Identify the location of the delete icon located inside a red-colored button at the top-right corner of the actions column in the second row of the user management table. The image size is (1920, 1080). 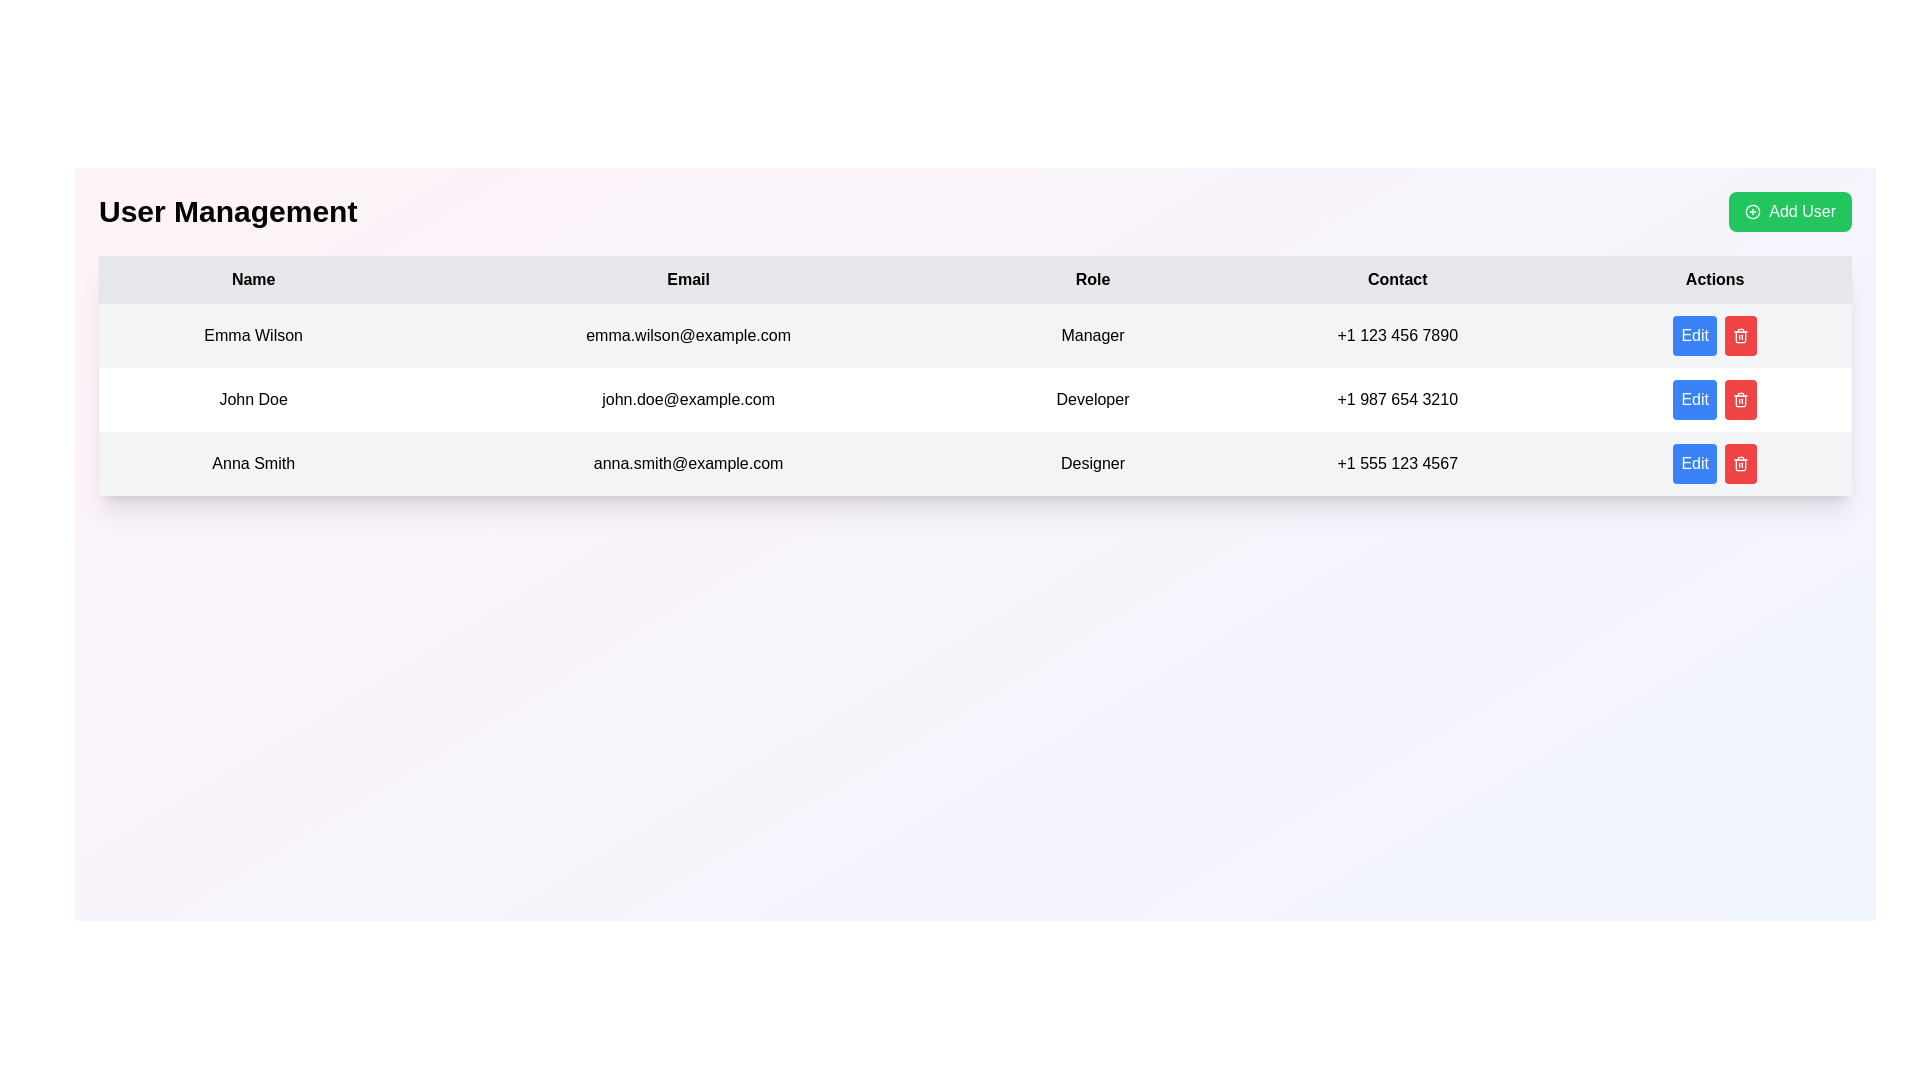
(1740, 334).